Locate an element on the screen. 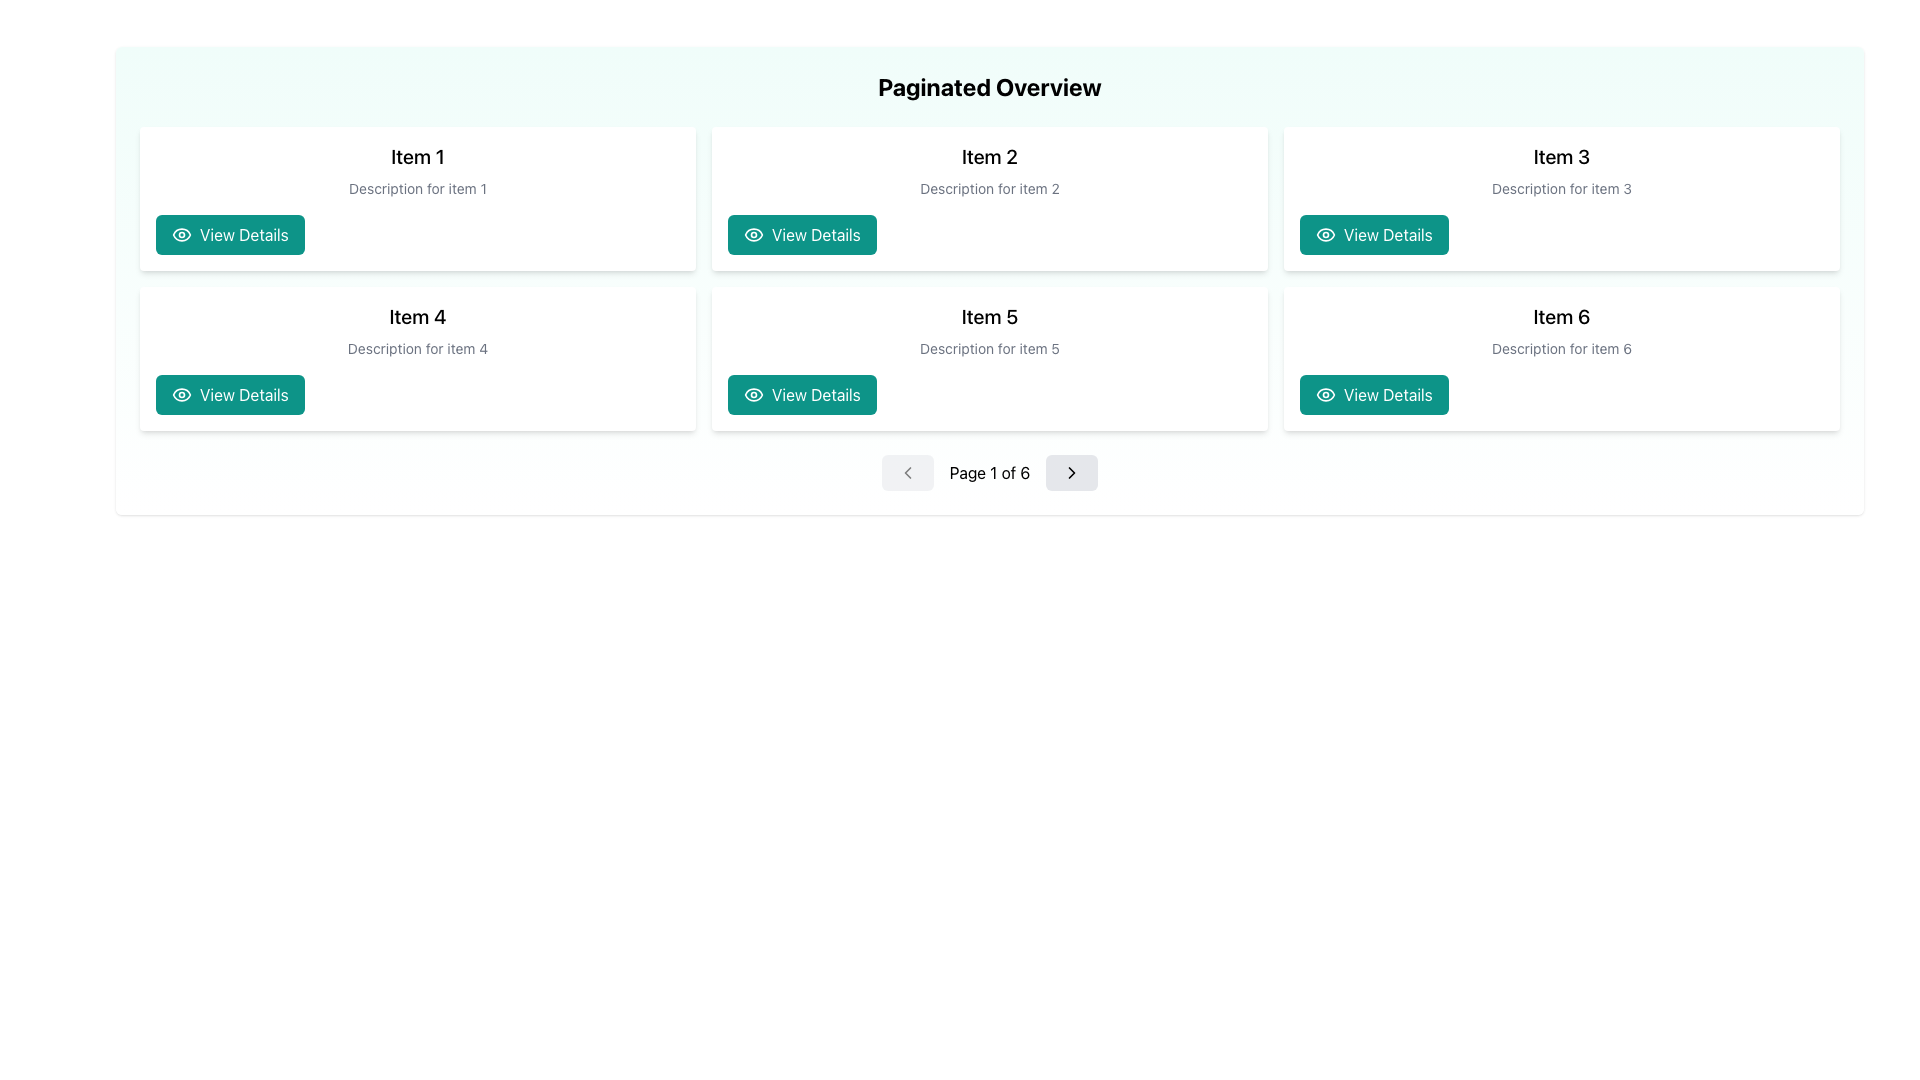 This screenshot has height=1080, width=1920. the eye icon within the 'View Details' button located in the second item card in the top row is located at coordinates (752, 234).